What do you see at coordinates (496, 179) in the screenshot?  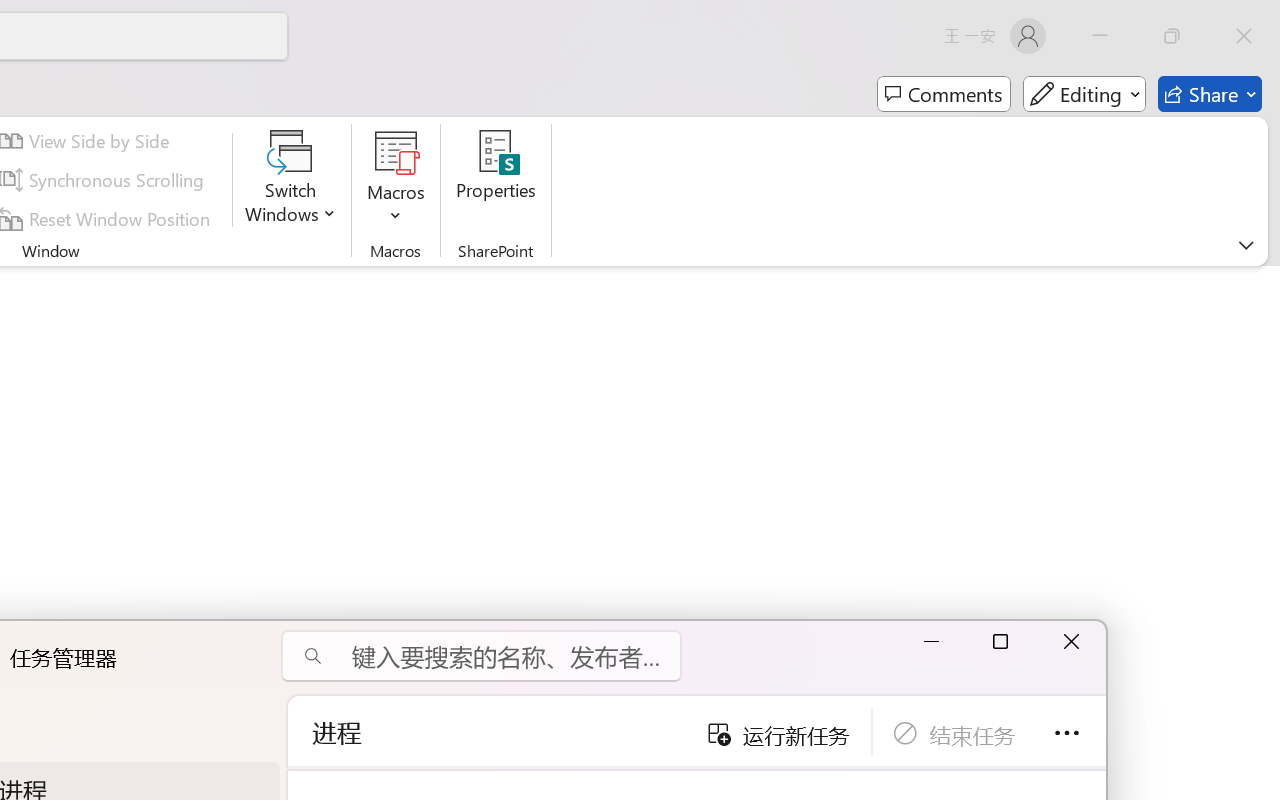 I see `'Properties'` at bounding box center [496, 179].